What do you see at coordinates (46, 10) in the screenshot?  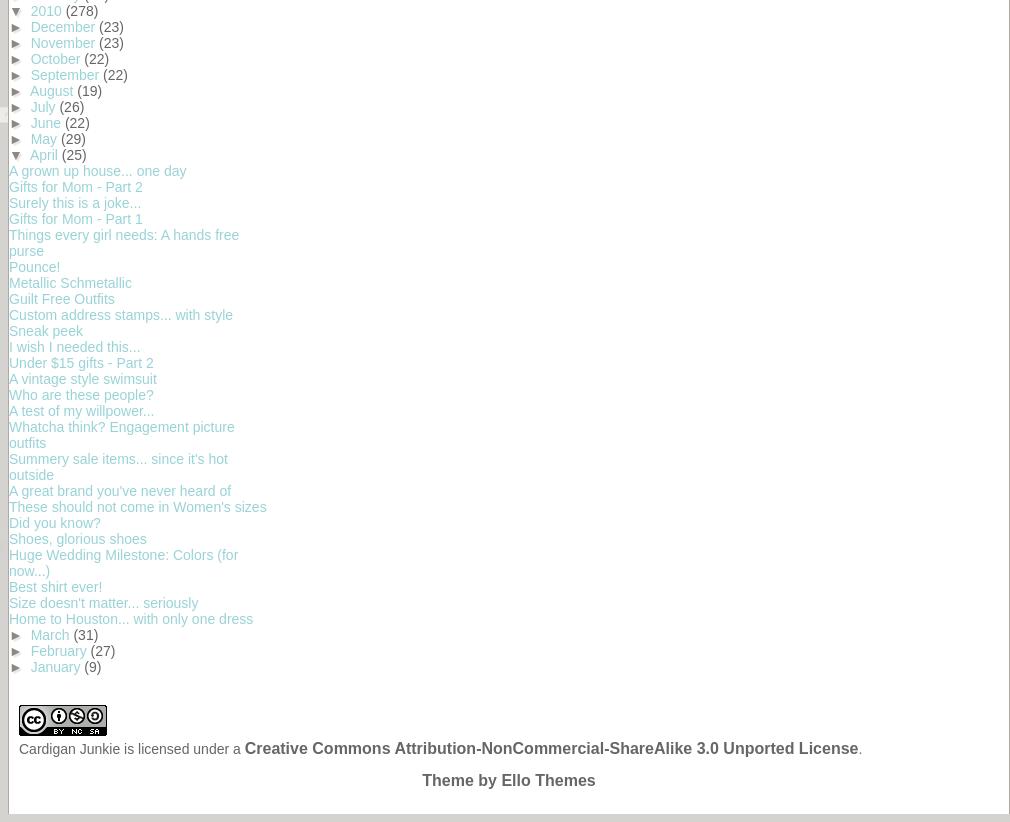 I see `'2010'` at bounding box center [46, 10].